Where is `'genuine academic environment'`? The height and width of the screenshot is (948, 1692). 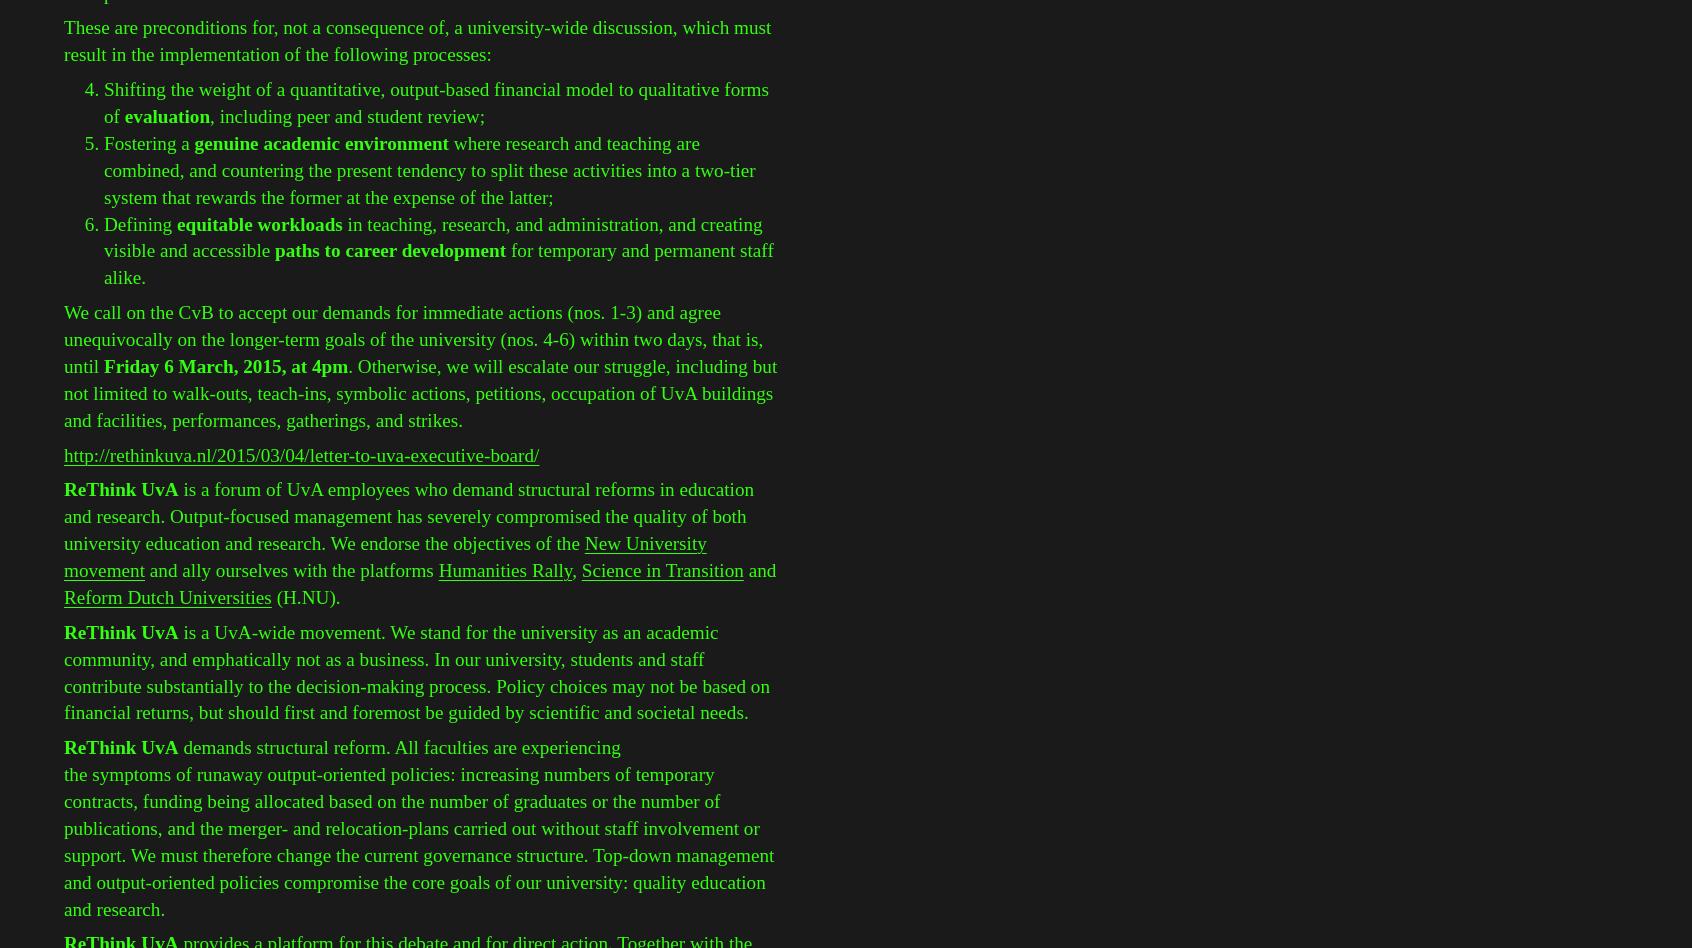
'genuine academic environment' is located at coordinates (320, 141).